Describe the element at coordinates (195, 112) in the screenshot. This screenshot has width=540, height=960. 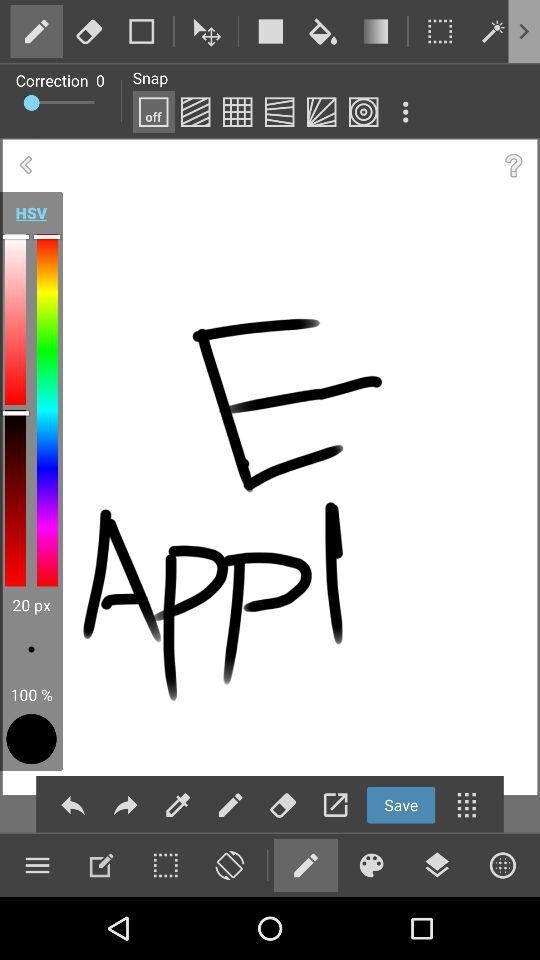
I see `edit the painting works` at that location.